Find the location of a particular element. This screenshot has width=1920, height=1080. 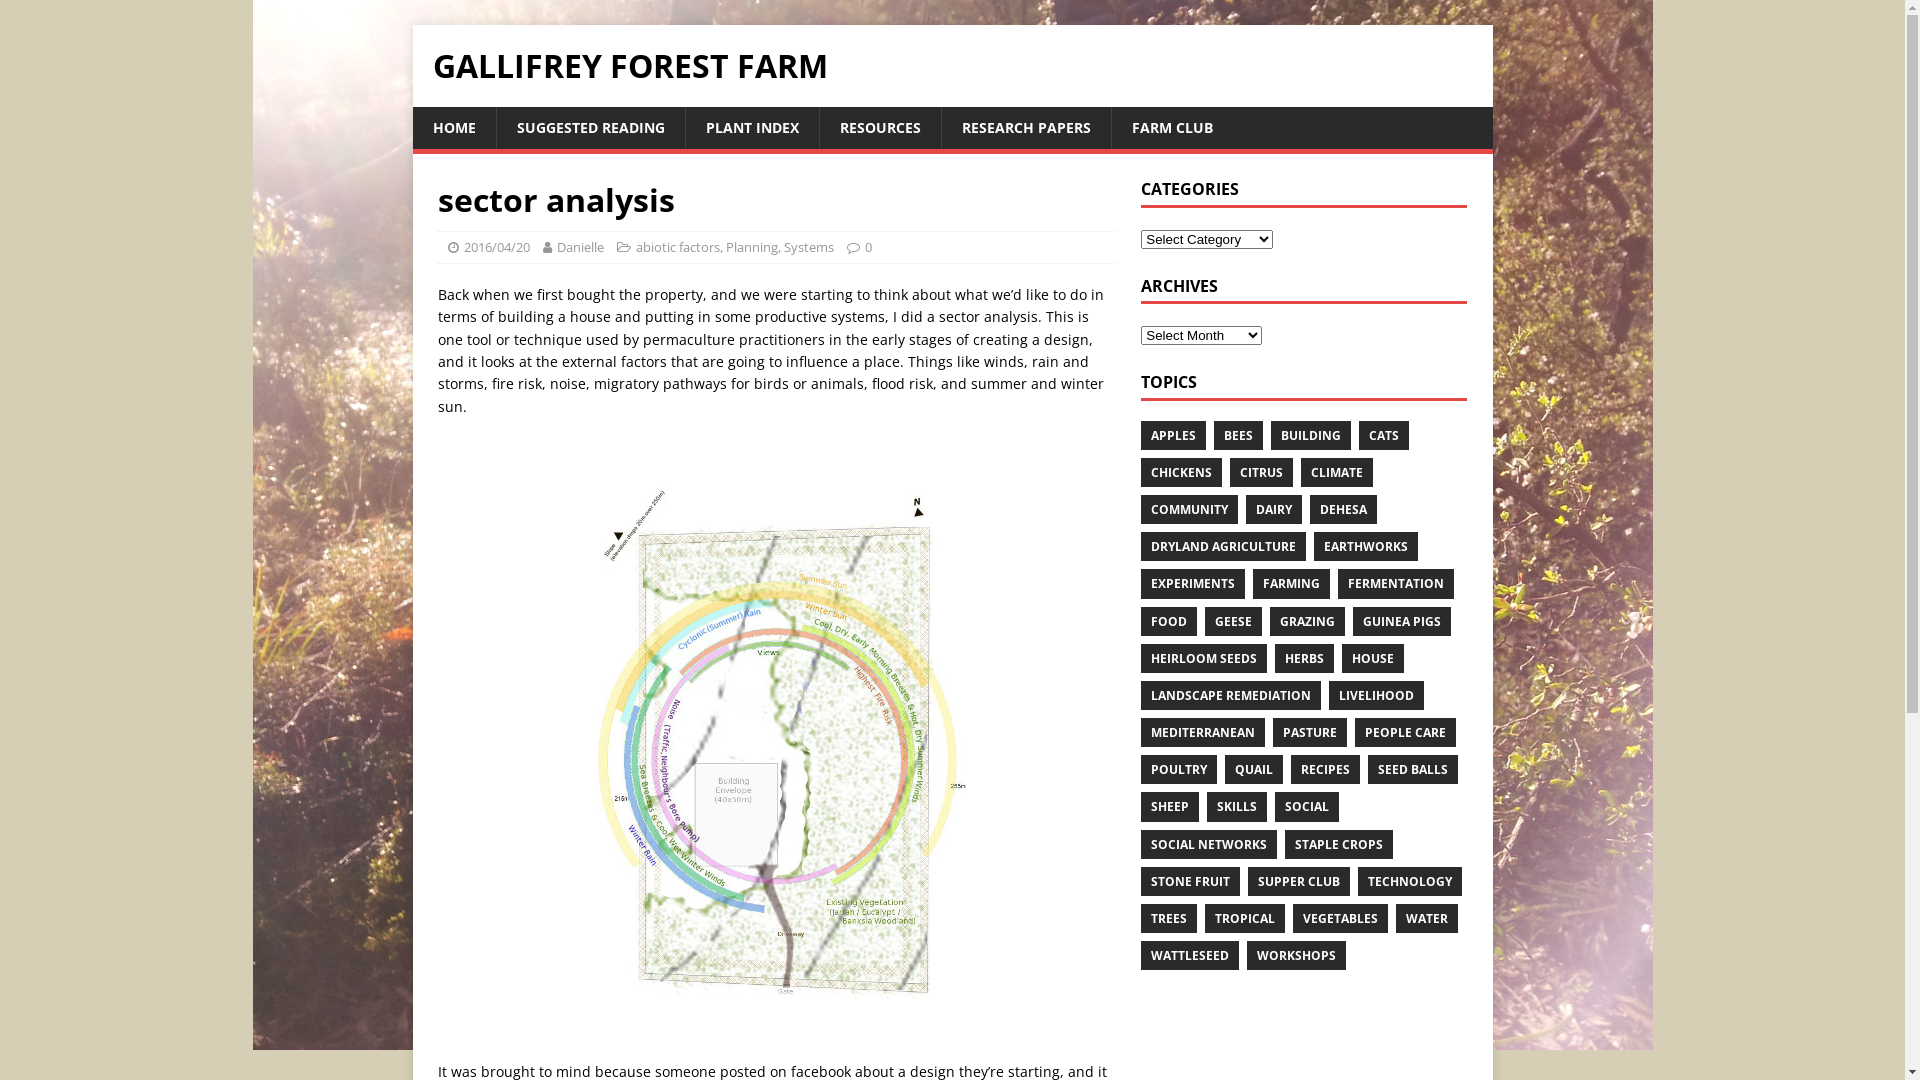

'HERBS' is located at coordinates (1304, 658).